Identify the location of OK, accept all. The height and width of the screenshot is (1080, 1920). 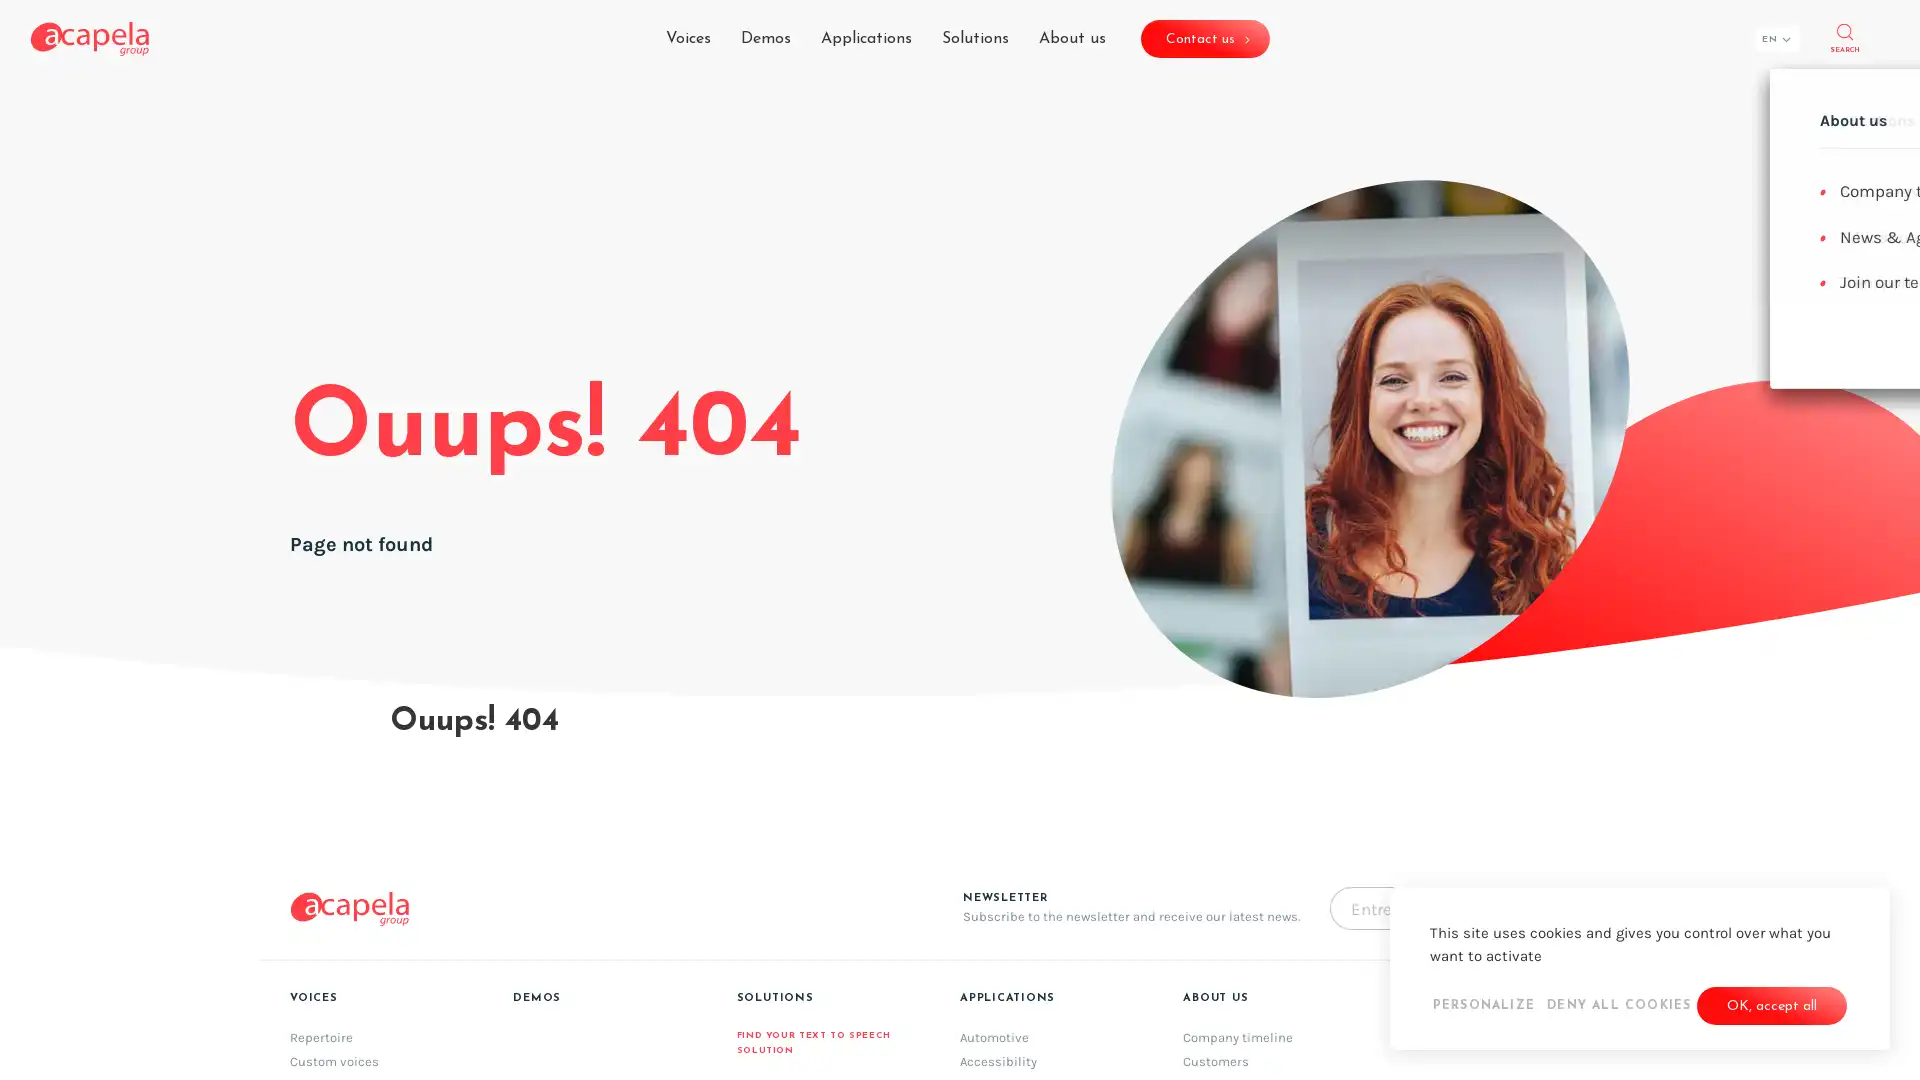
(1771, 1006).